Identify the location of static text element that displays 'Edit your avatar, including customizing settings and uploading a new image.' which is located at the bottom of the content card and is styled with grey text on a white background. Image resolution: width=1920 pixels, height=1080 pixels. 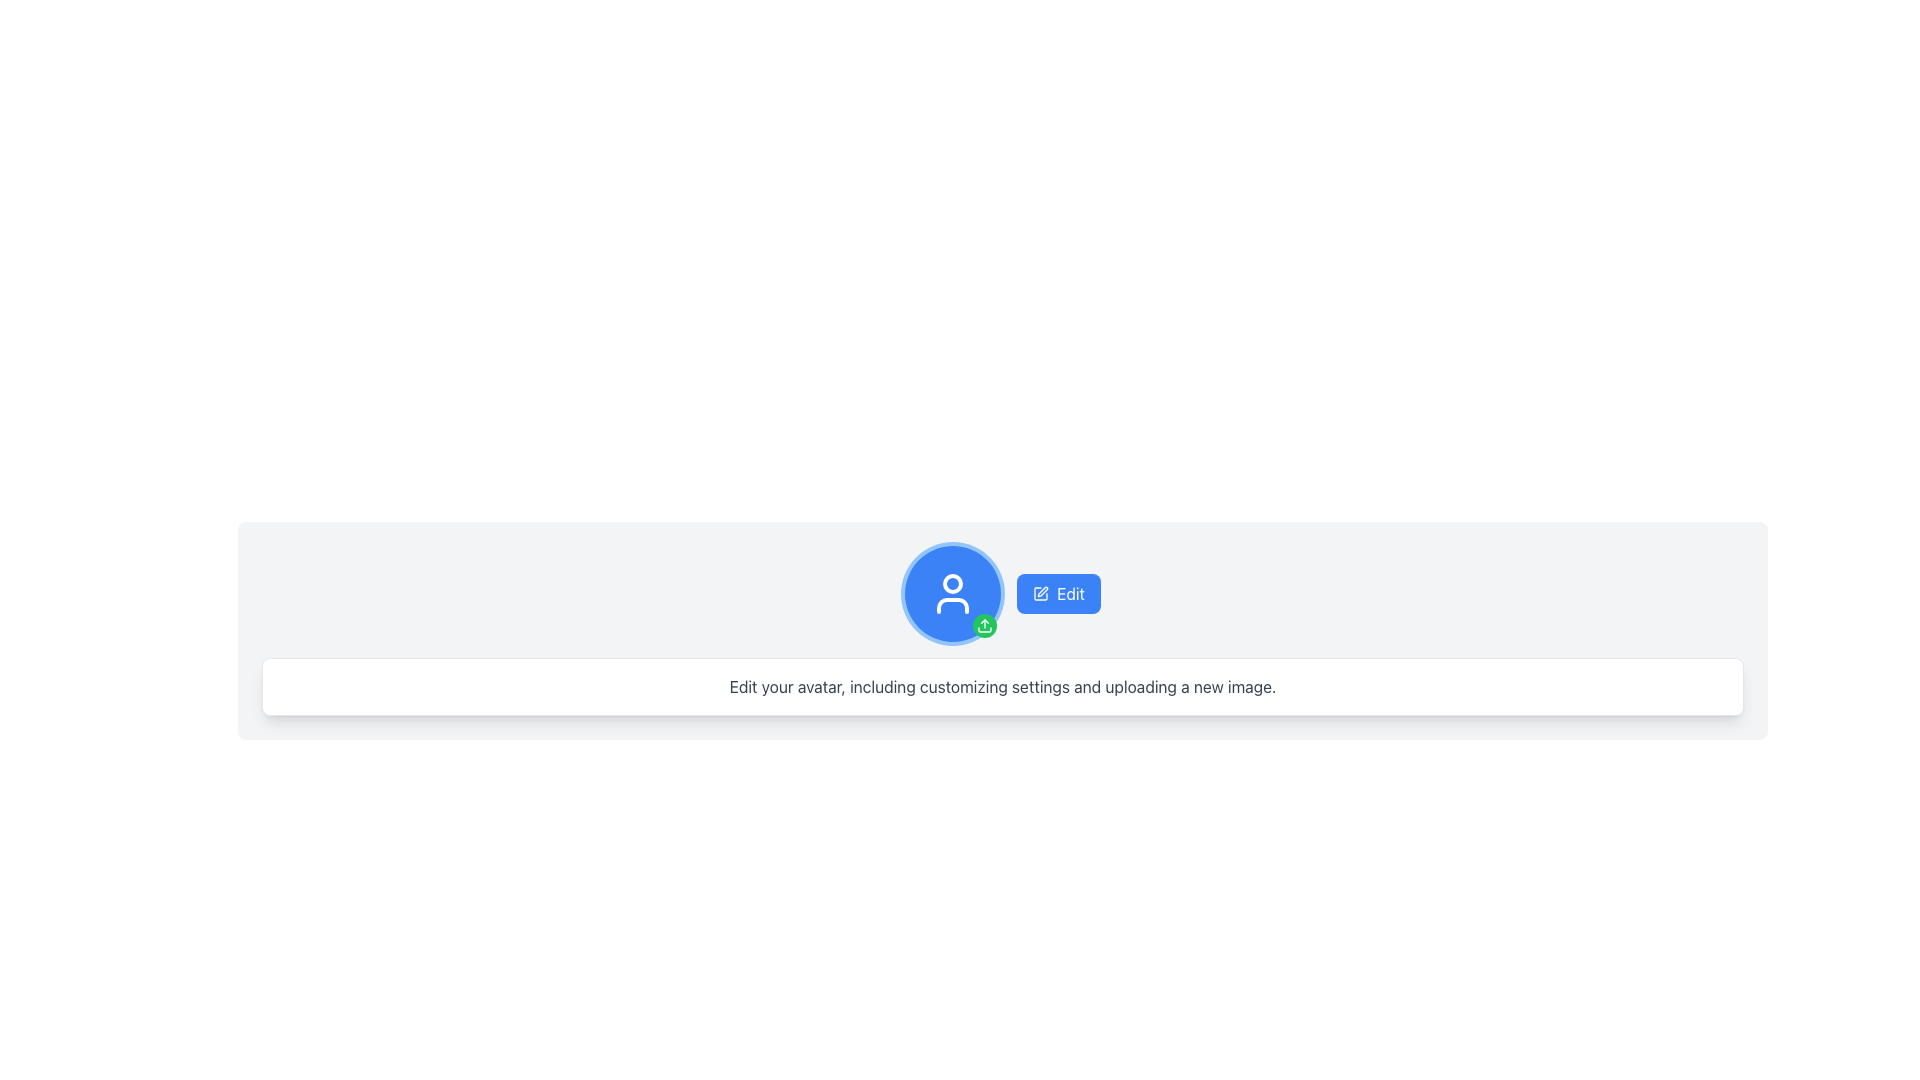
(1003, 685).